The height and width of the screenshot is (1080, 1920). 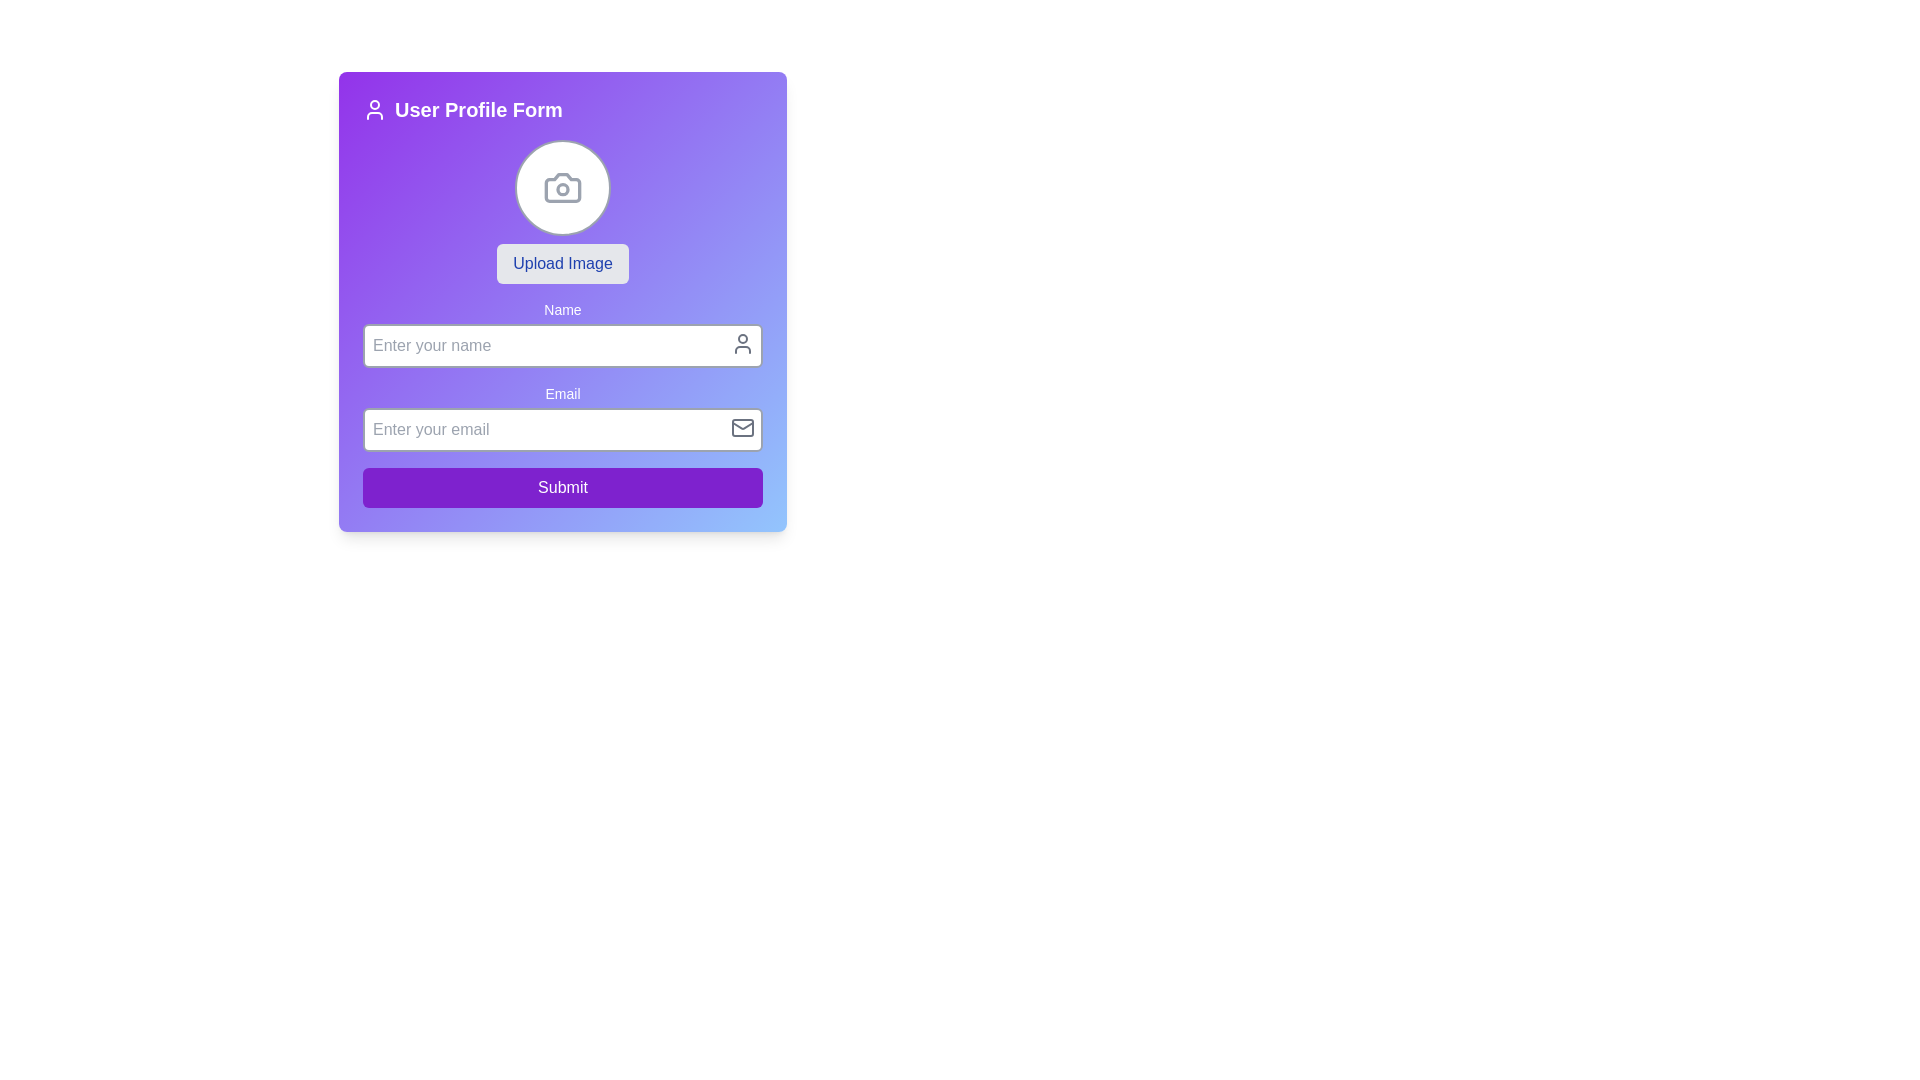 I want to click on the Text Label that indicates the input field for entering the user's name, located near the top of the form, so click(x=561, y=309).